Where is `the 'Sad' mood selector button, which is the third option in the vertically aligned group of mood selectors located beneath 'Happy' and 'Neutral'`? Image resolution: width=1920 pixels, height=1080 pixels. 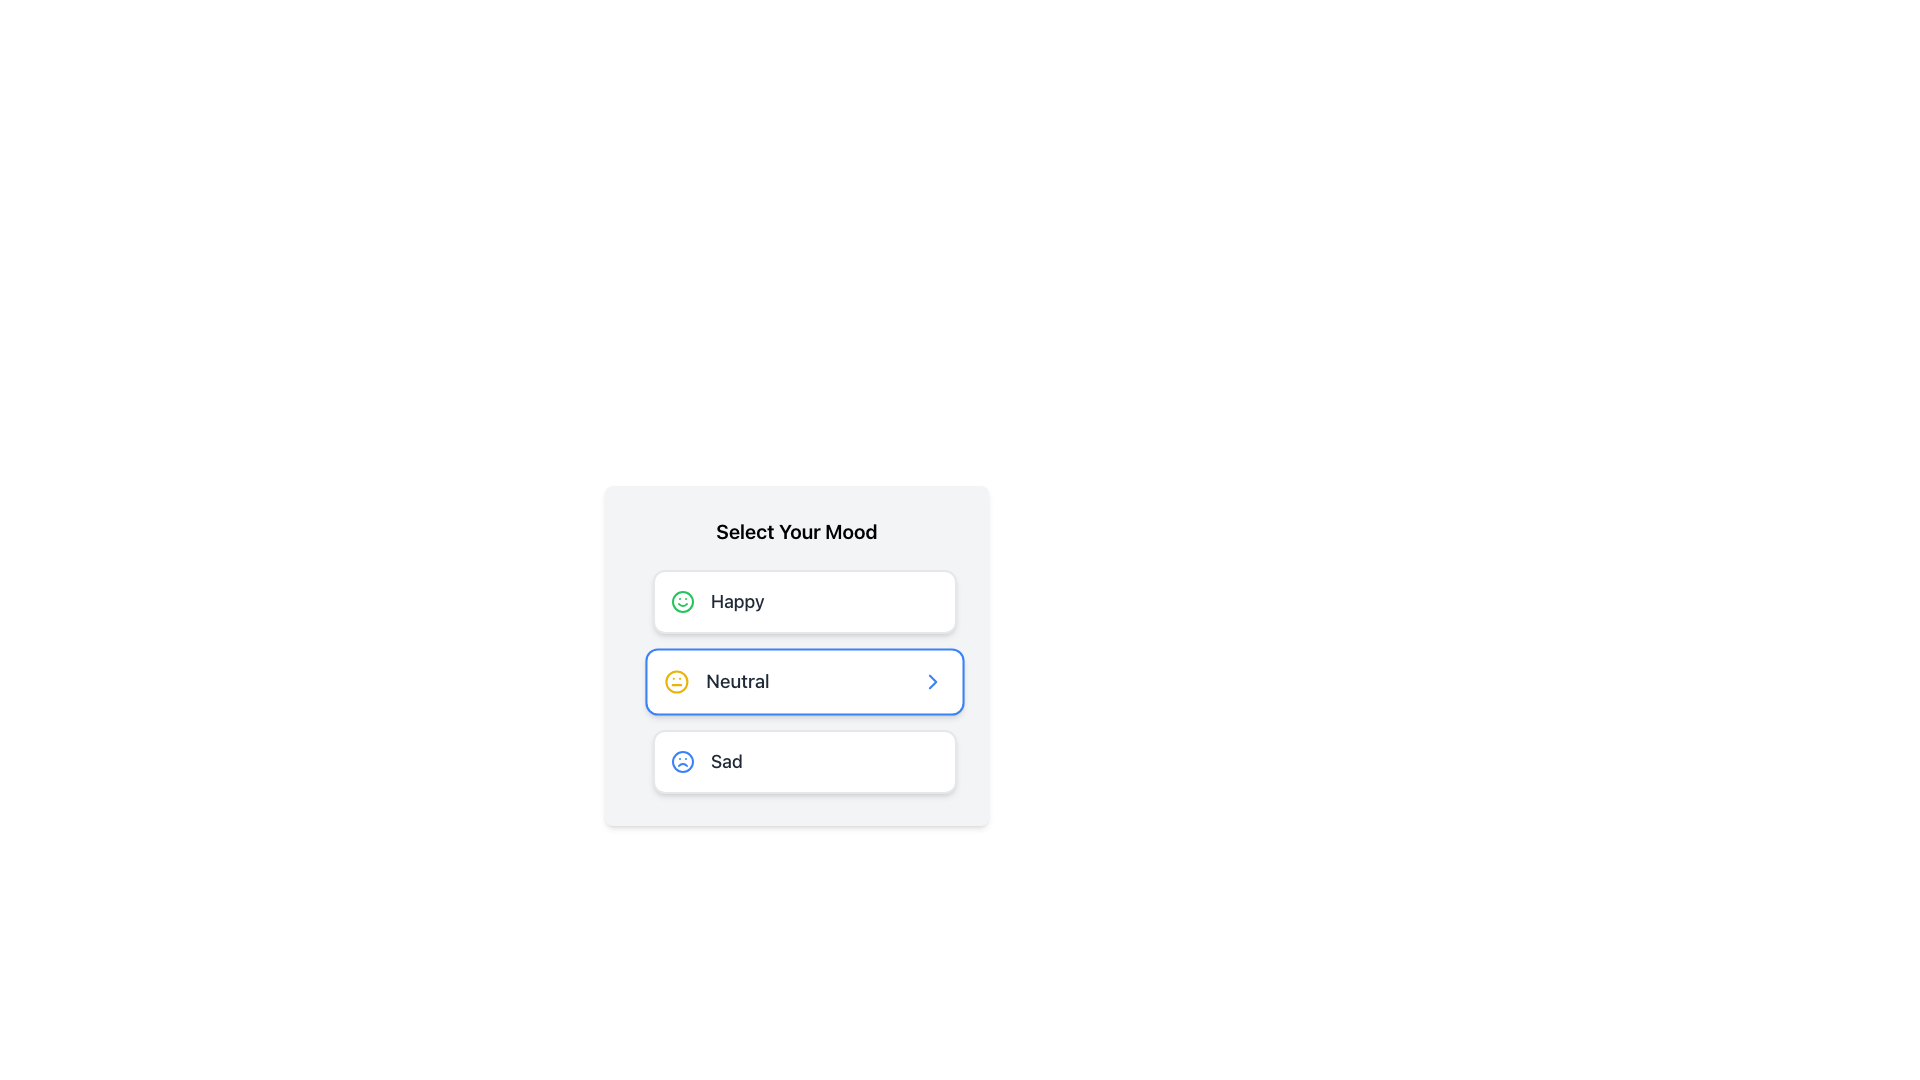
the 'Sad' mood selector button, which is the third option in the vertically aligned group of mood selectors located beneath 'Happy' and 'Neutral' is located at coordinates (805, 762).